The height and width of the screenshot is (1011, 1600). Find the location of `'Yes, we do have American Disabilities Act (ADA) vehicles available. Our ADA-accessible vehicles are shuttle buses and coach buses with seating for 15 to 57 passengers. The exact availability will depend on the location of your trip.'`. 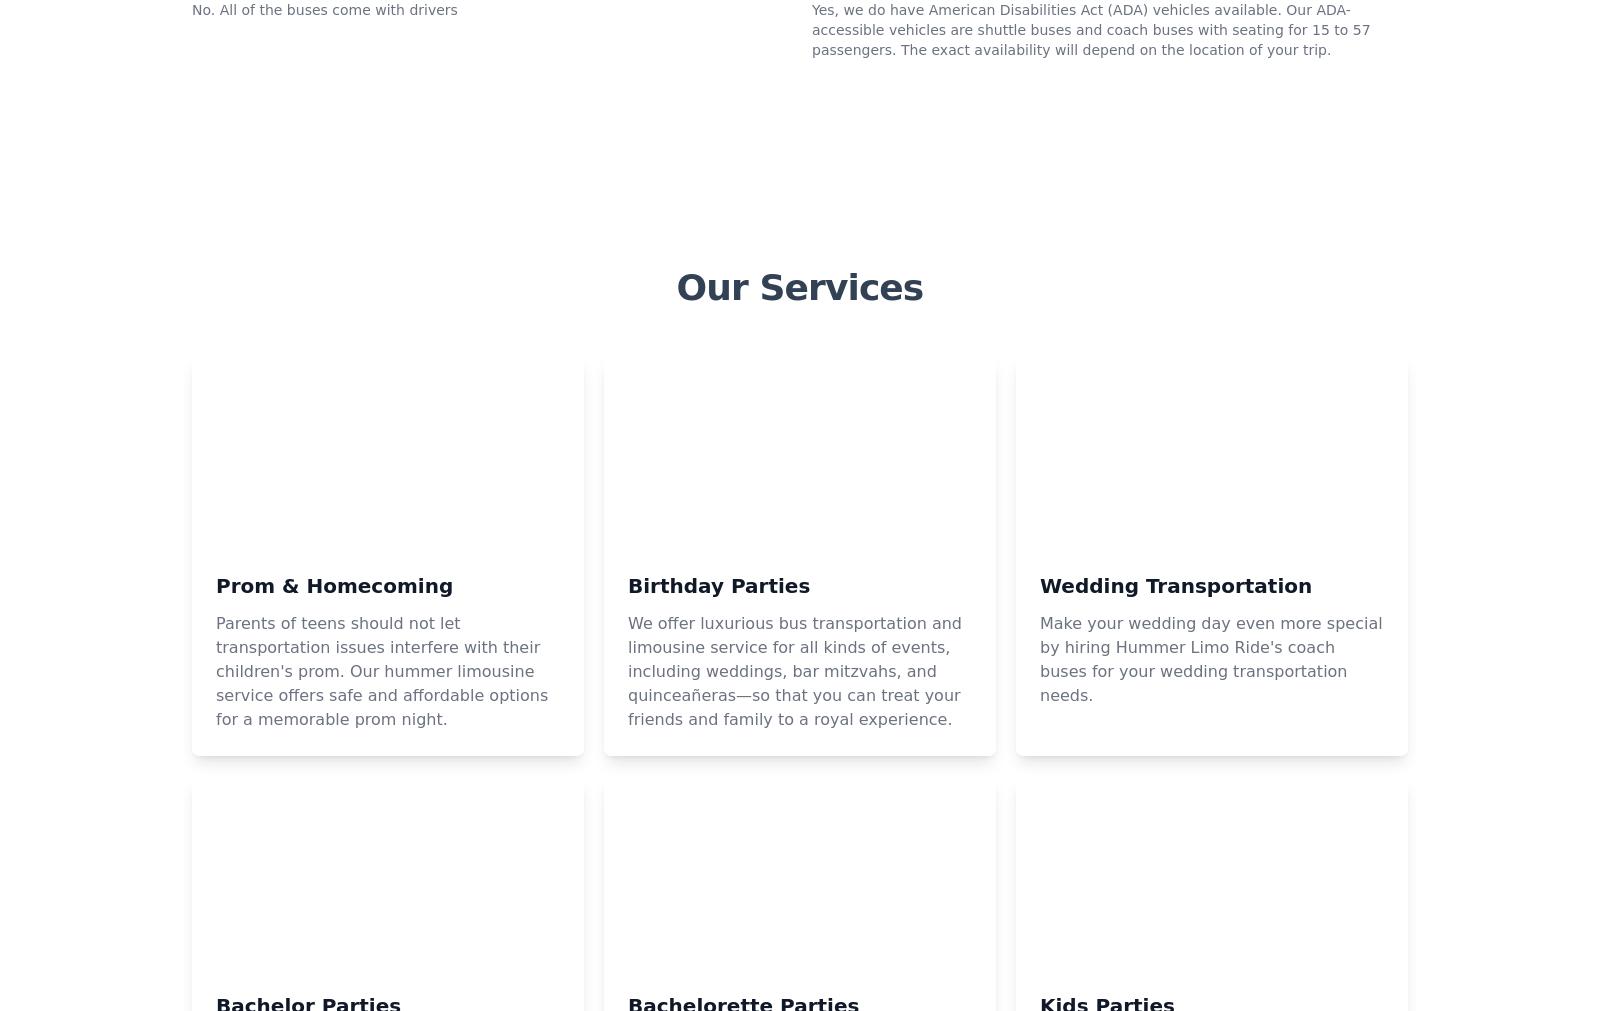

'Yes, we do have American Disabilities Act (ADA) vehicles available. Our ADA-accessible vehicles are shuttle buses and coach buses with seating for 15 to 57 passengers. The exact availability will depend on the location of your trip.' is located at coordinates (1091, 296).